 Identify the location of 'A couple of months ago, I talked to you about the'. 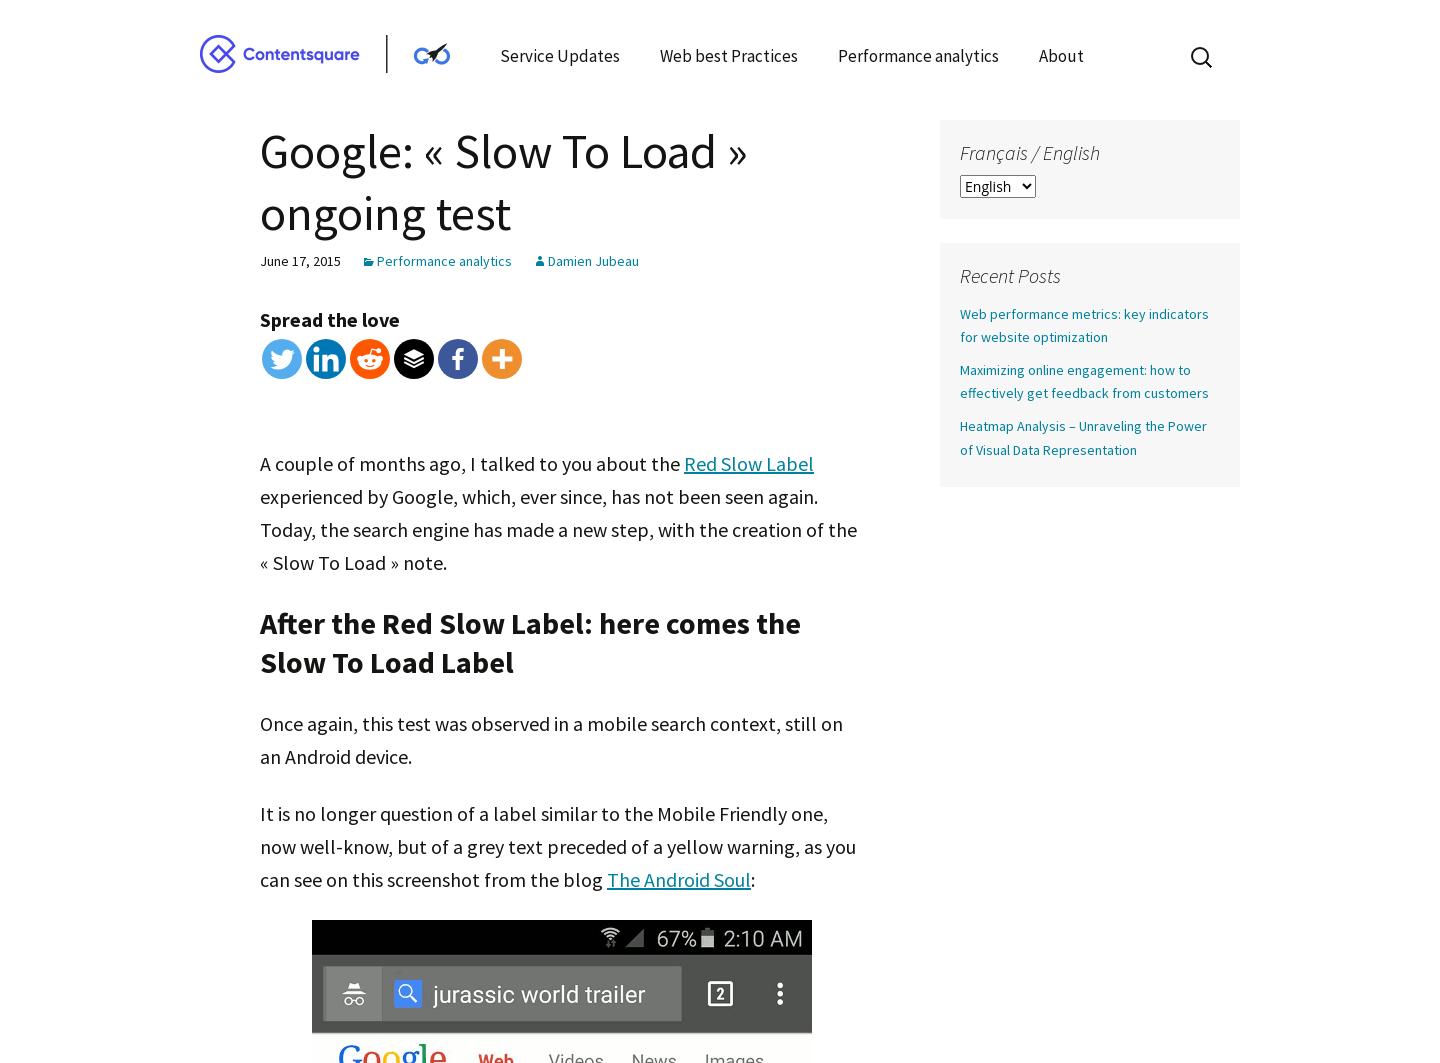
(472, 462).